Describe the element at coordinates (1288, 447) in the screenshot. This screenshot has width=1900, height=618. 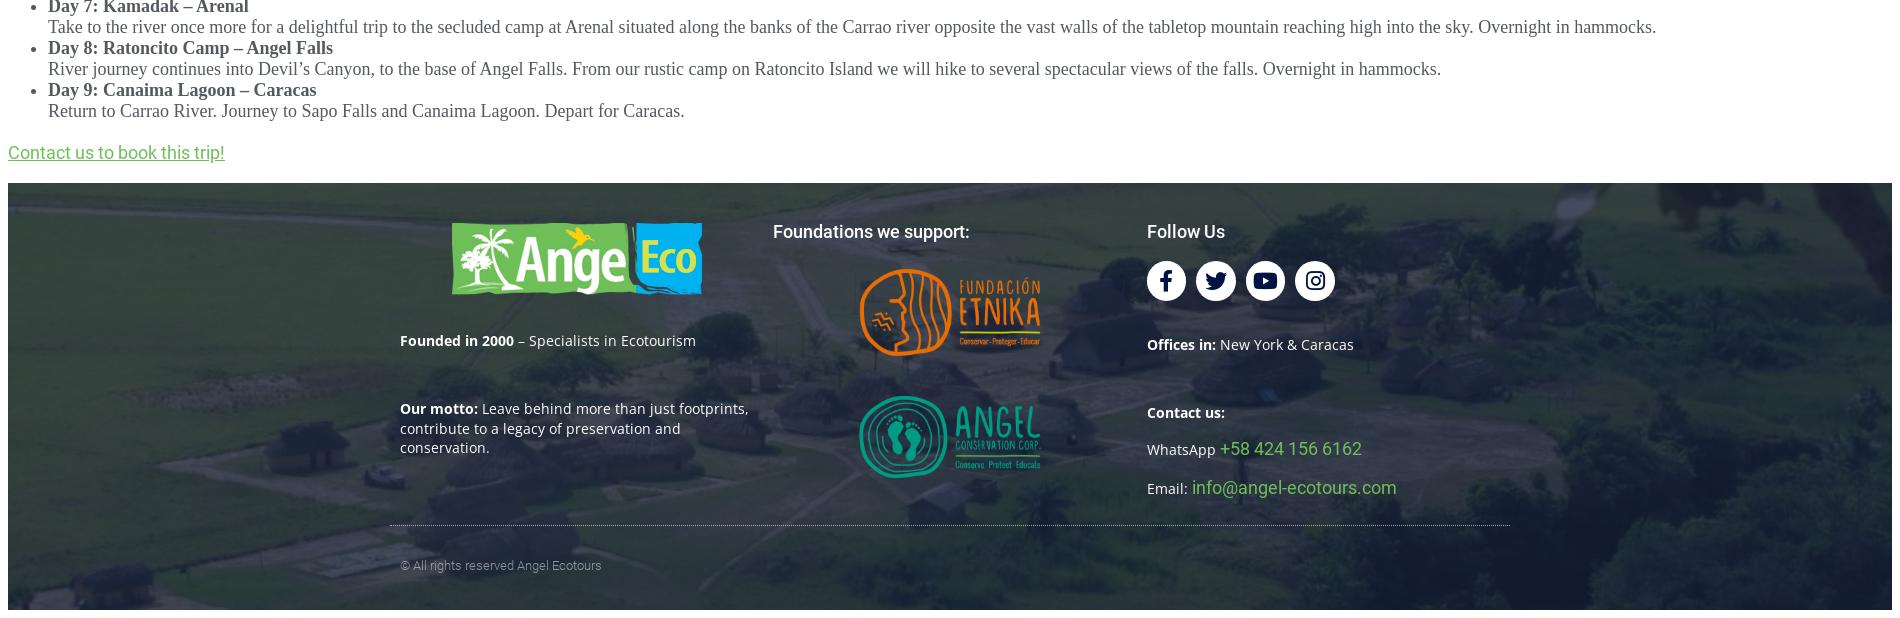
I see `'+58 424 156 6162'` at that location.